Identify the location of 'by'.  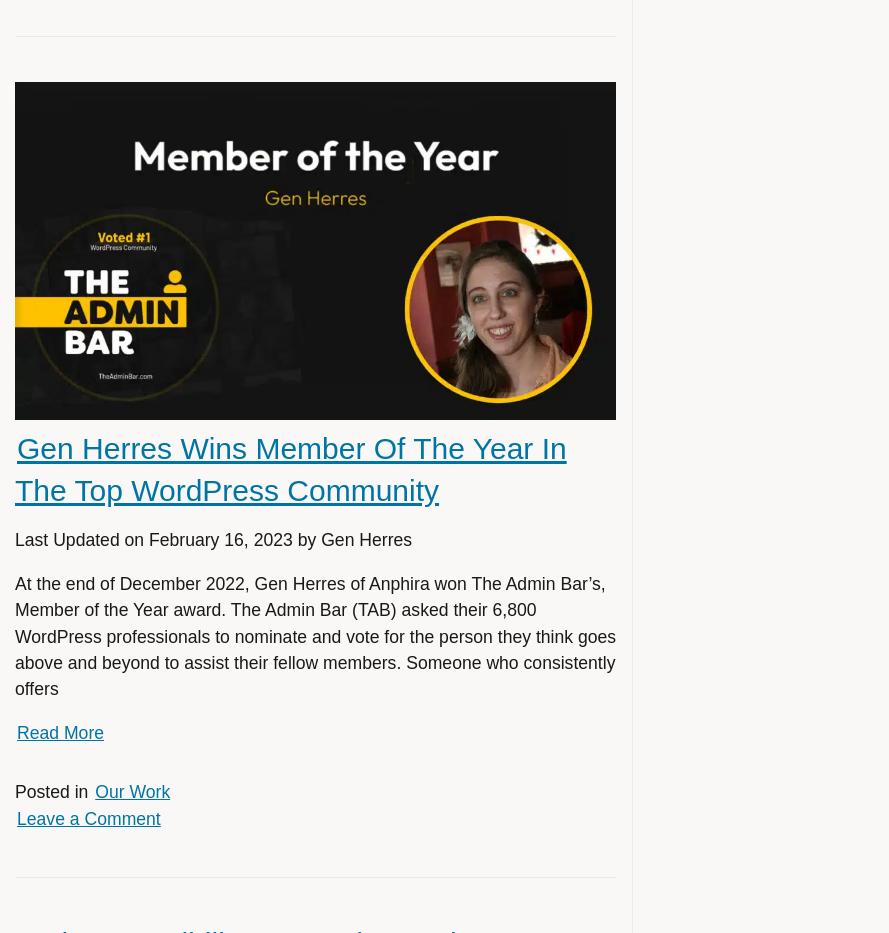
(306, 537).